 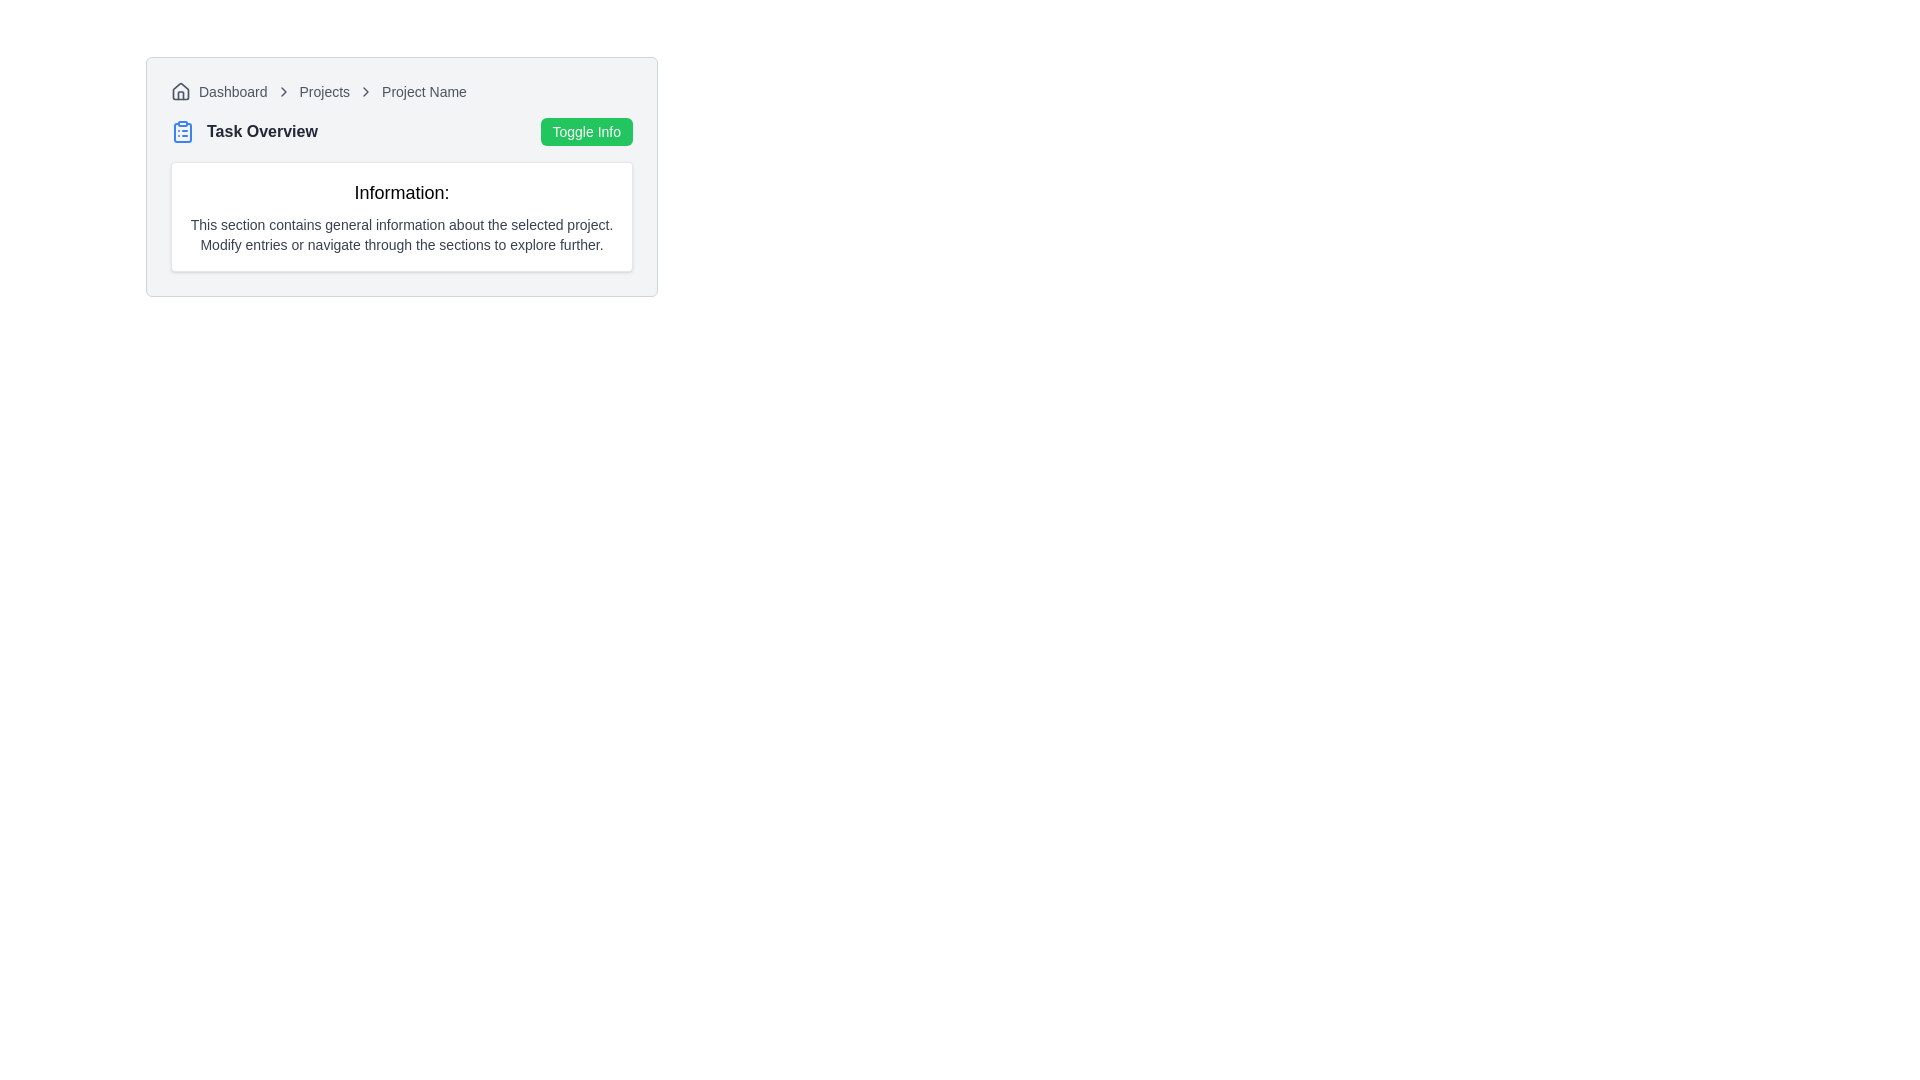 I want to click on the green button labeled 'Toggle Info' located in the upper-right side of the 'Task Overview' section, so click(x=585, y=131).